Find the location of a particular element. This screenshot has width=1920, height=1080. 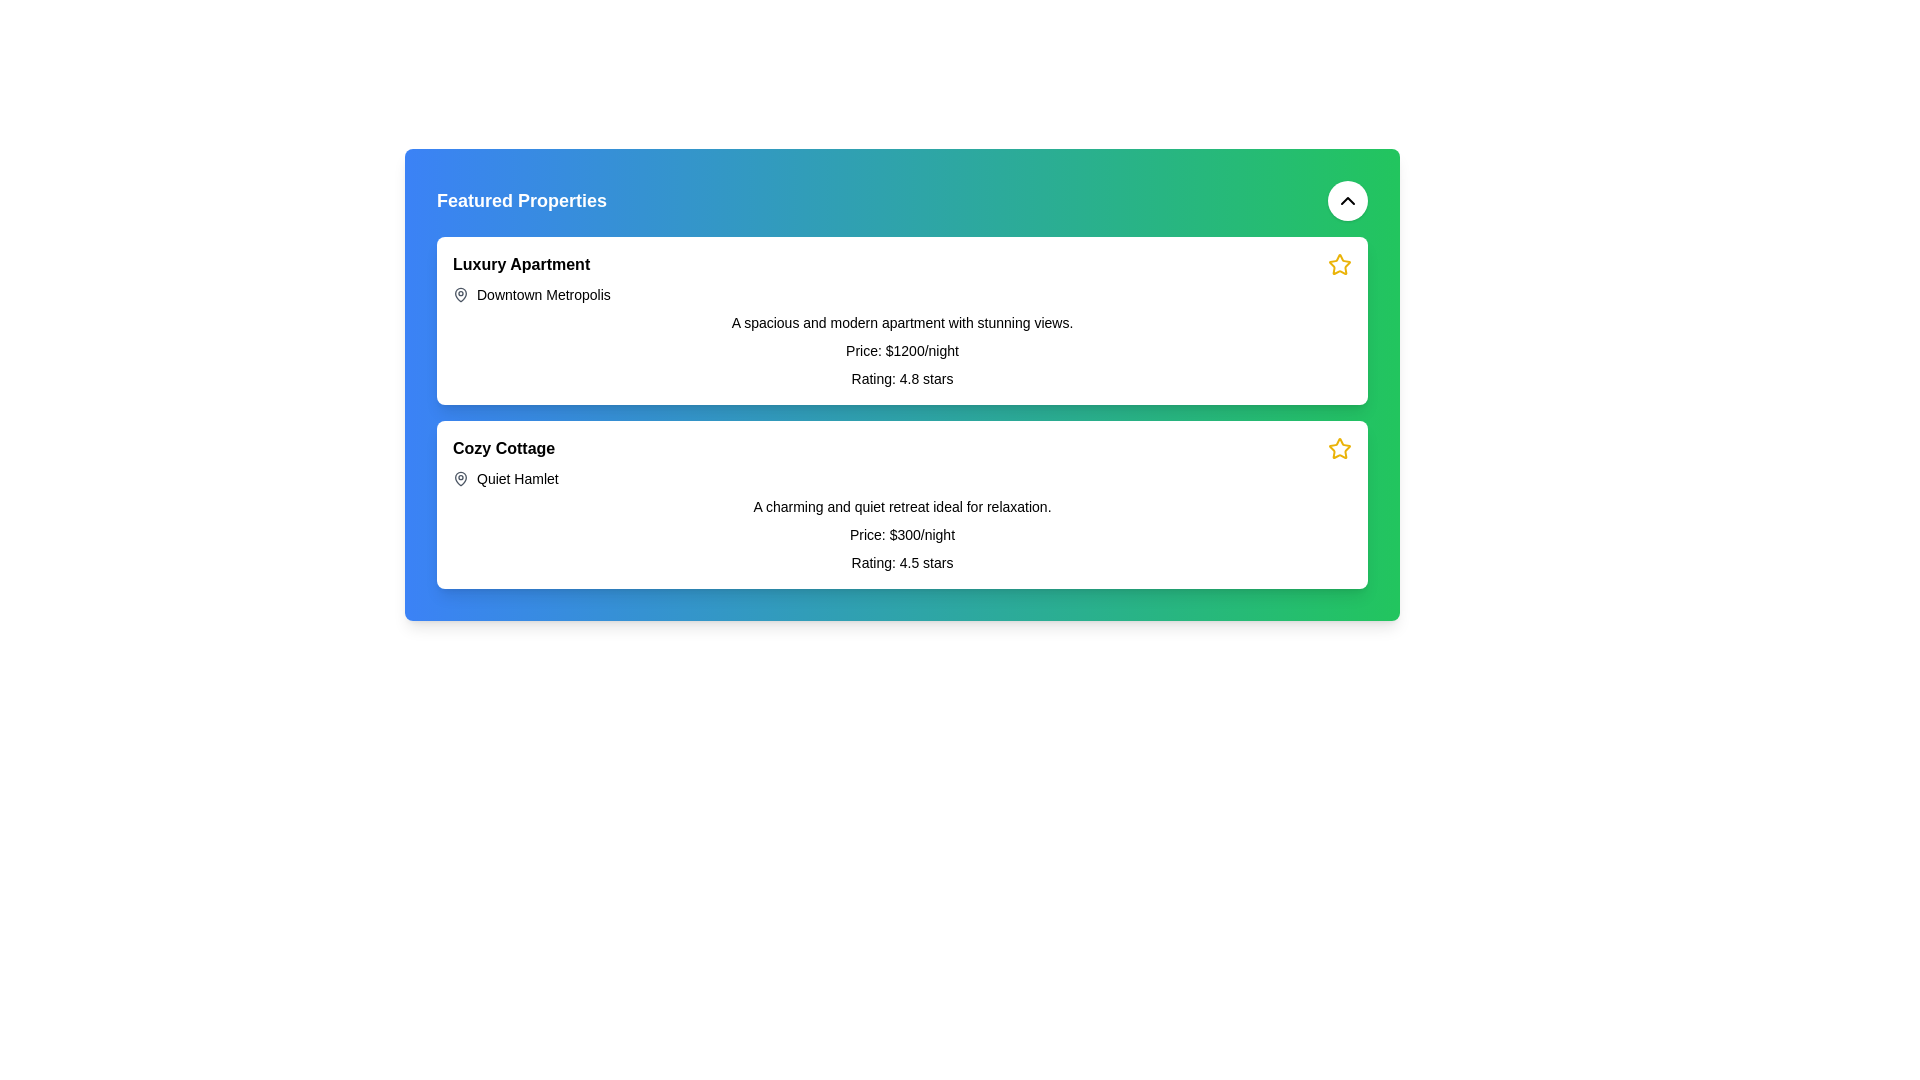

text element displaying 'A charming and quiet retreat ideal for relaxation.' located below the subtitle 'Quiet Hamlet' in the 'Cozy Cottage' section is located at coordinates (901, 505).